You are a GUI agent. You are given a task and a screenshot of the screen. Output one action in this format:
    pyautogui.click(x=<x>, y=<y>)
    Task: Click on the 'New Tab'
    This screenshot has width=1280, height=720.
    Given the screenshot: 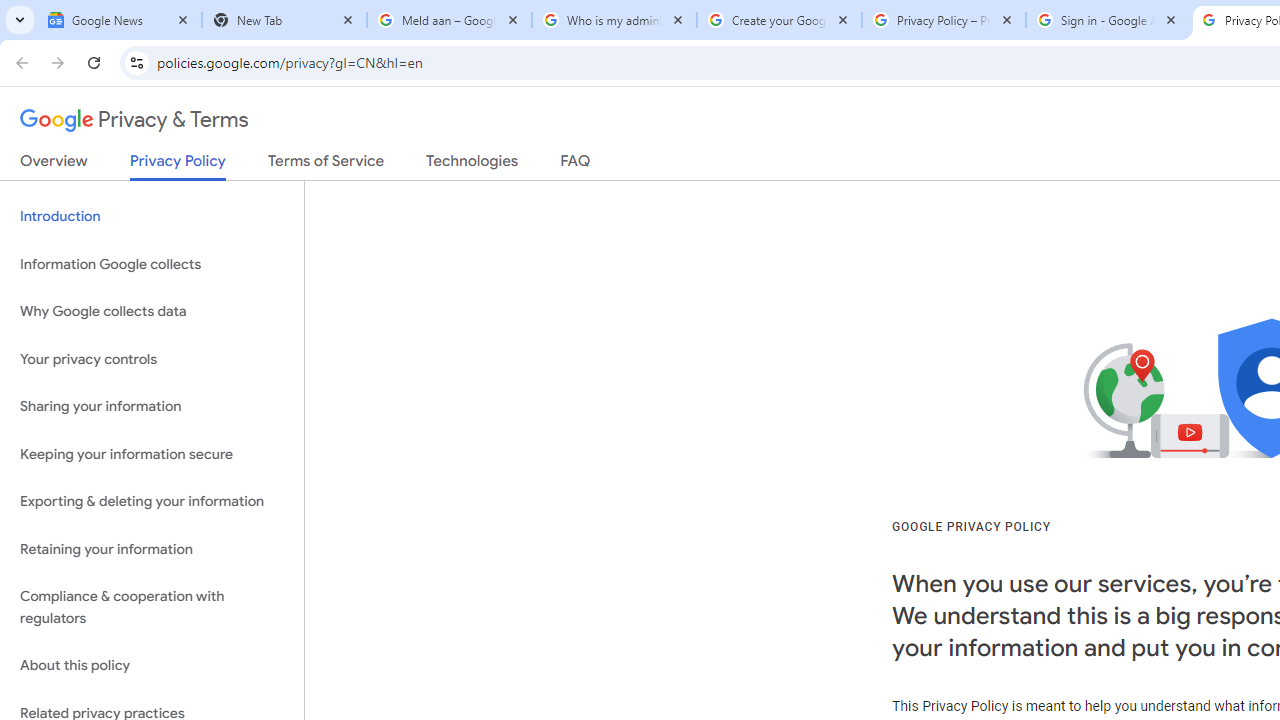 What is the action you would take?
    pyautogui.click(x=283, y=20)
    